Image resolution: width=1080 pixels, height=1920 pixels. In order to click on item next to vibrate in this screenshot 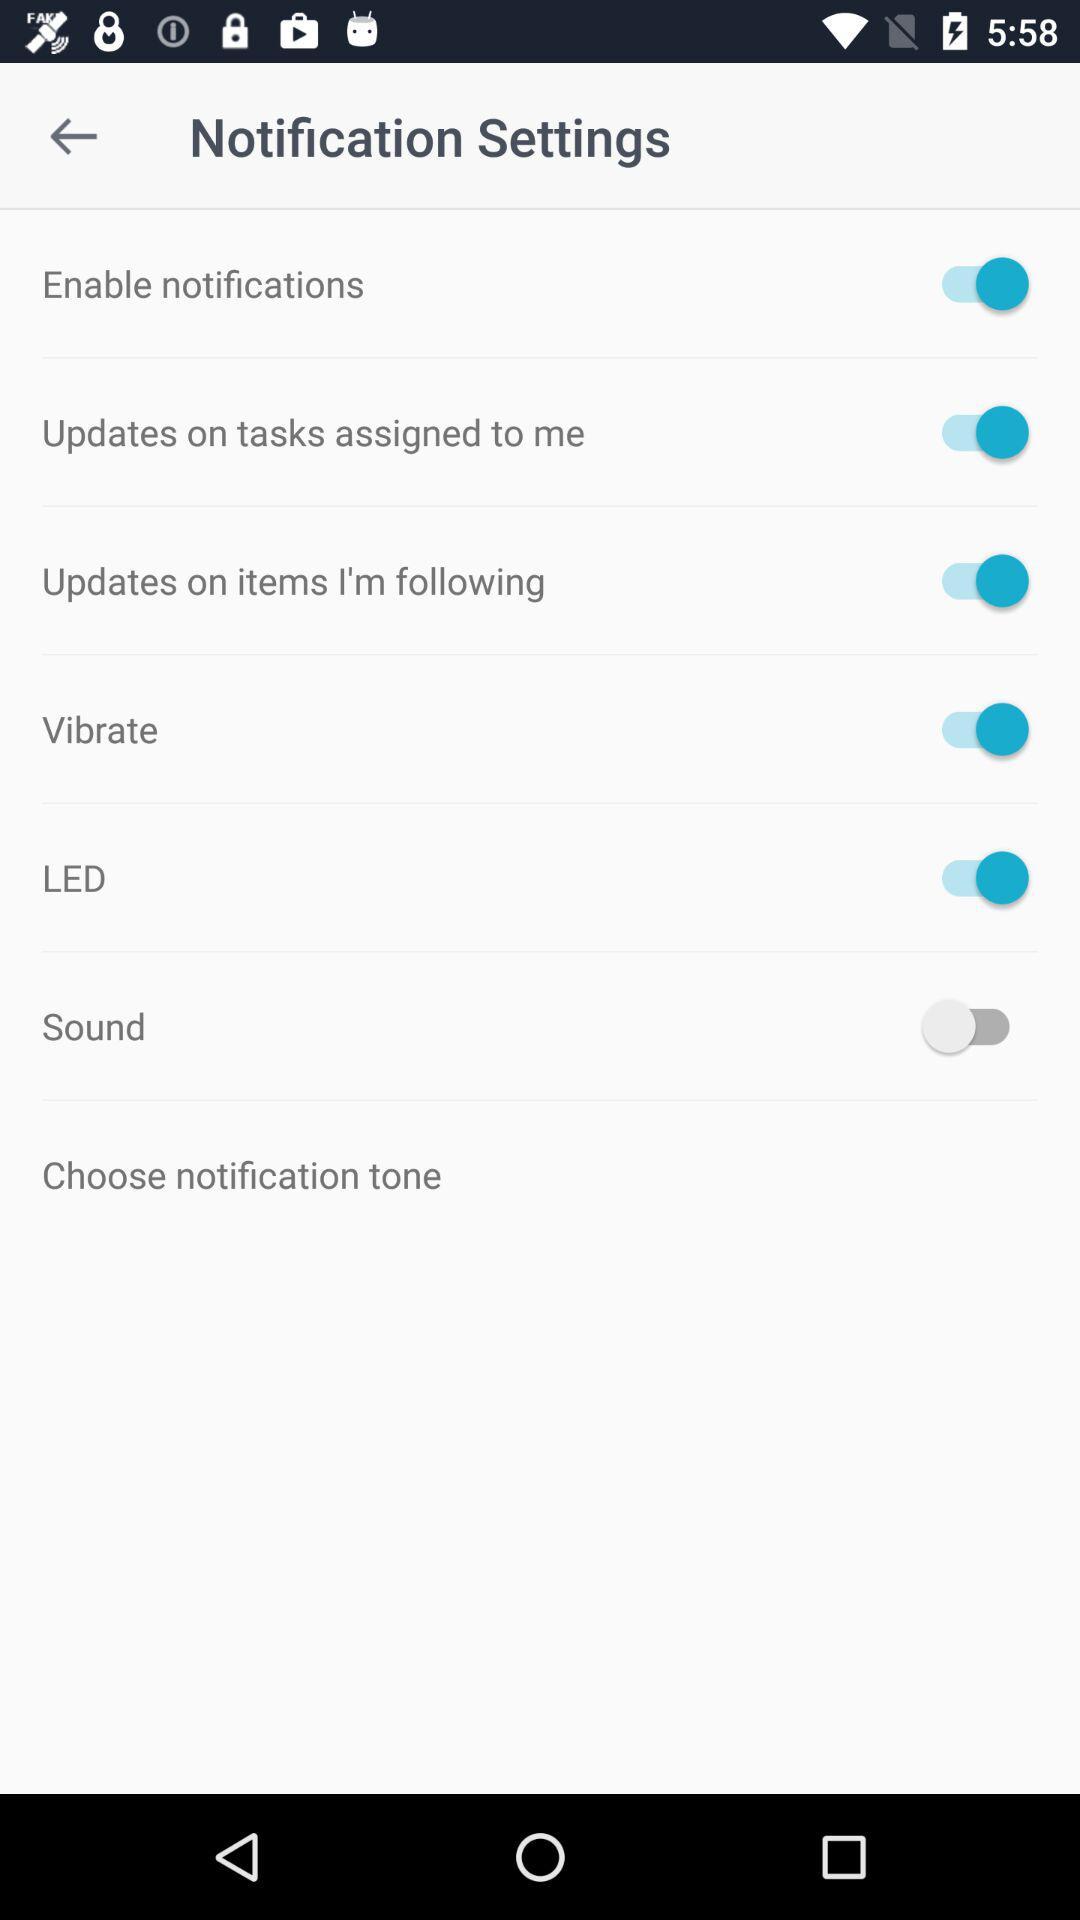, I will do `click(974, 728)`.